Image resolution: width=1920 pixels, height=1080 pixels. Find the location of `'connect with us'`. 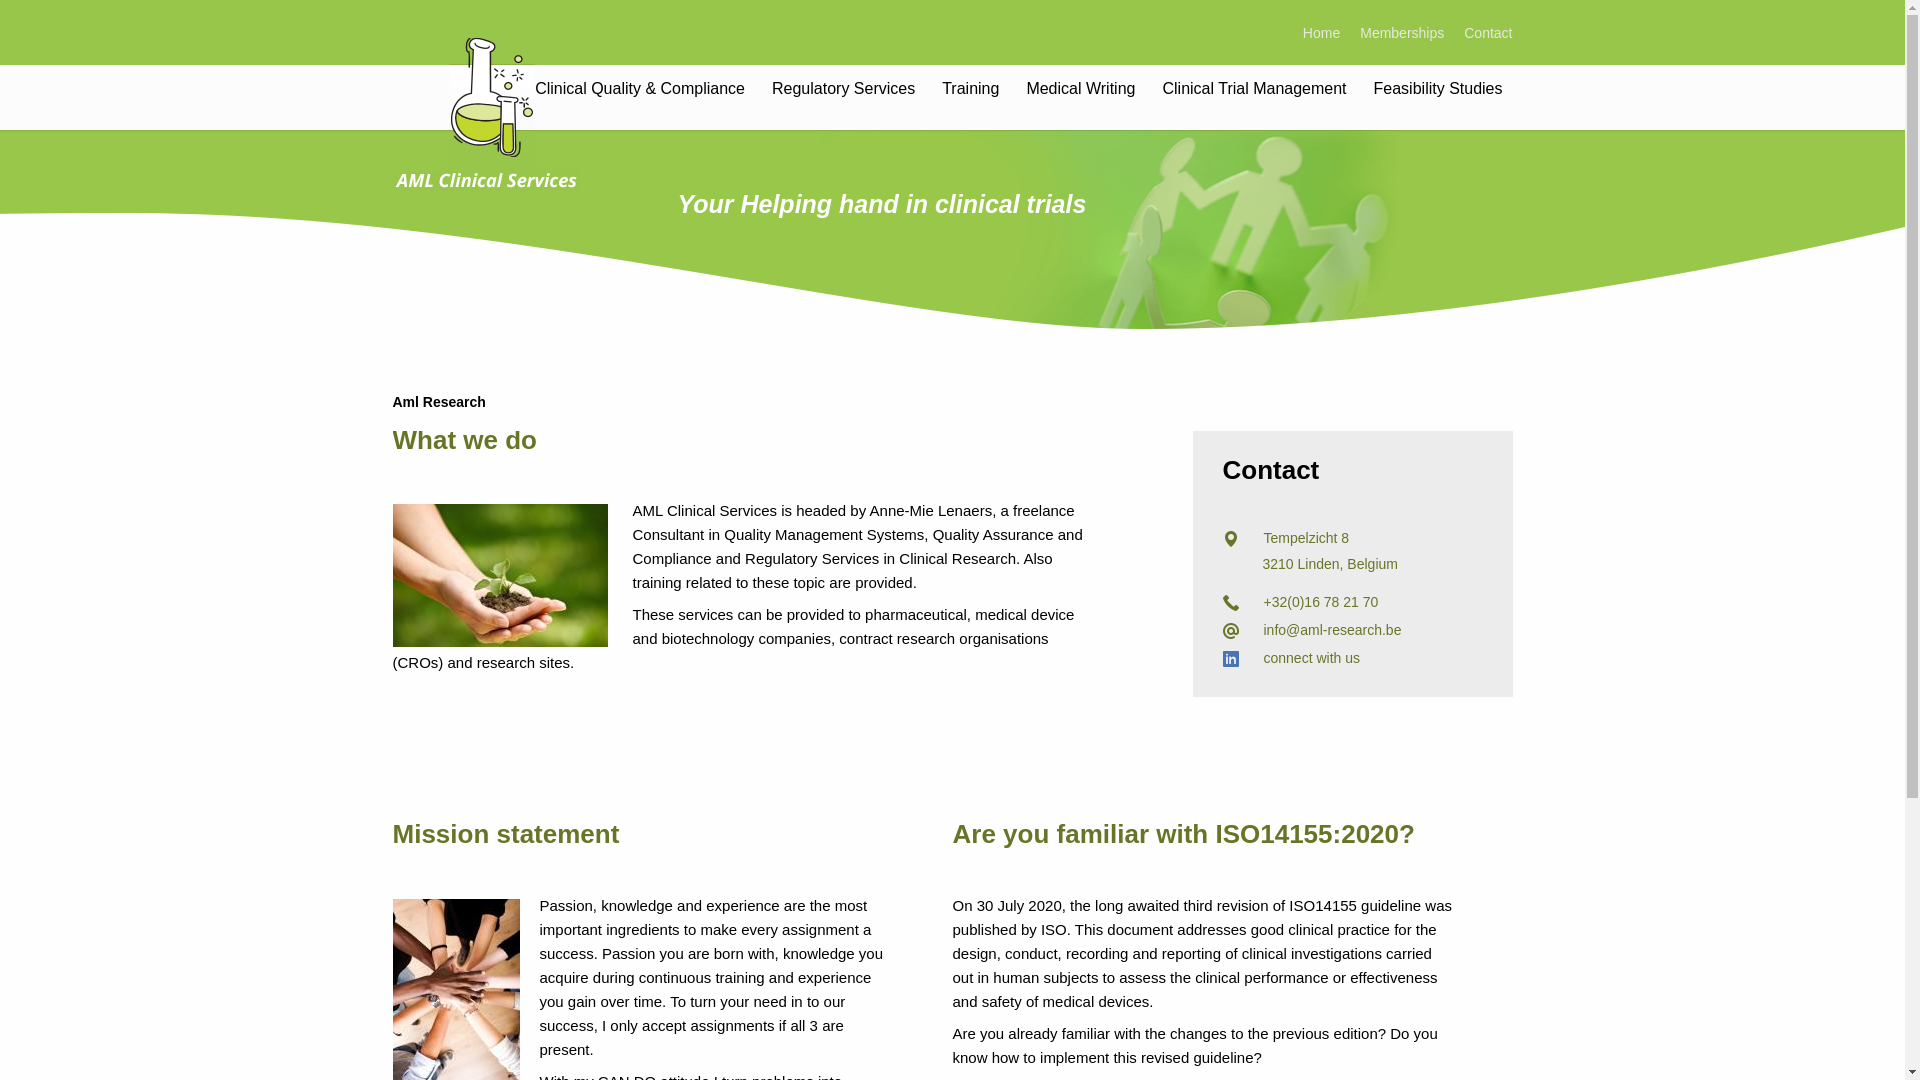

'connect with us' is located at coordinates (1312, 658).